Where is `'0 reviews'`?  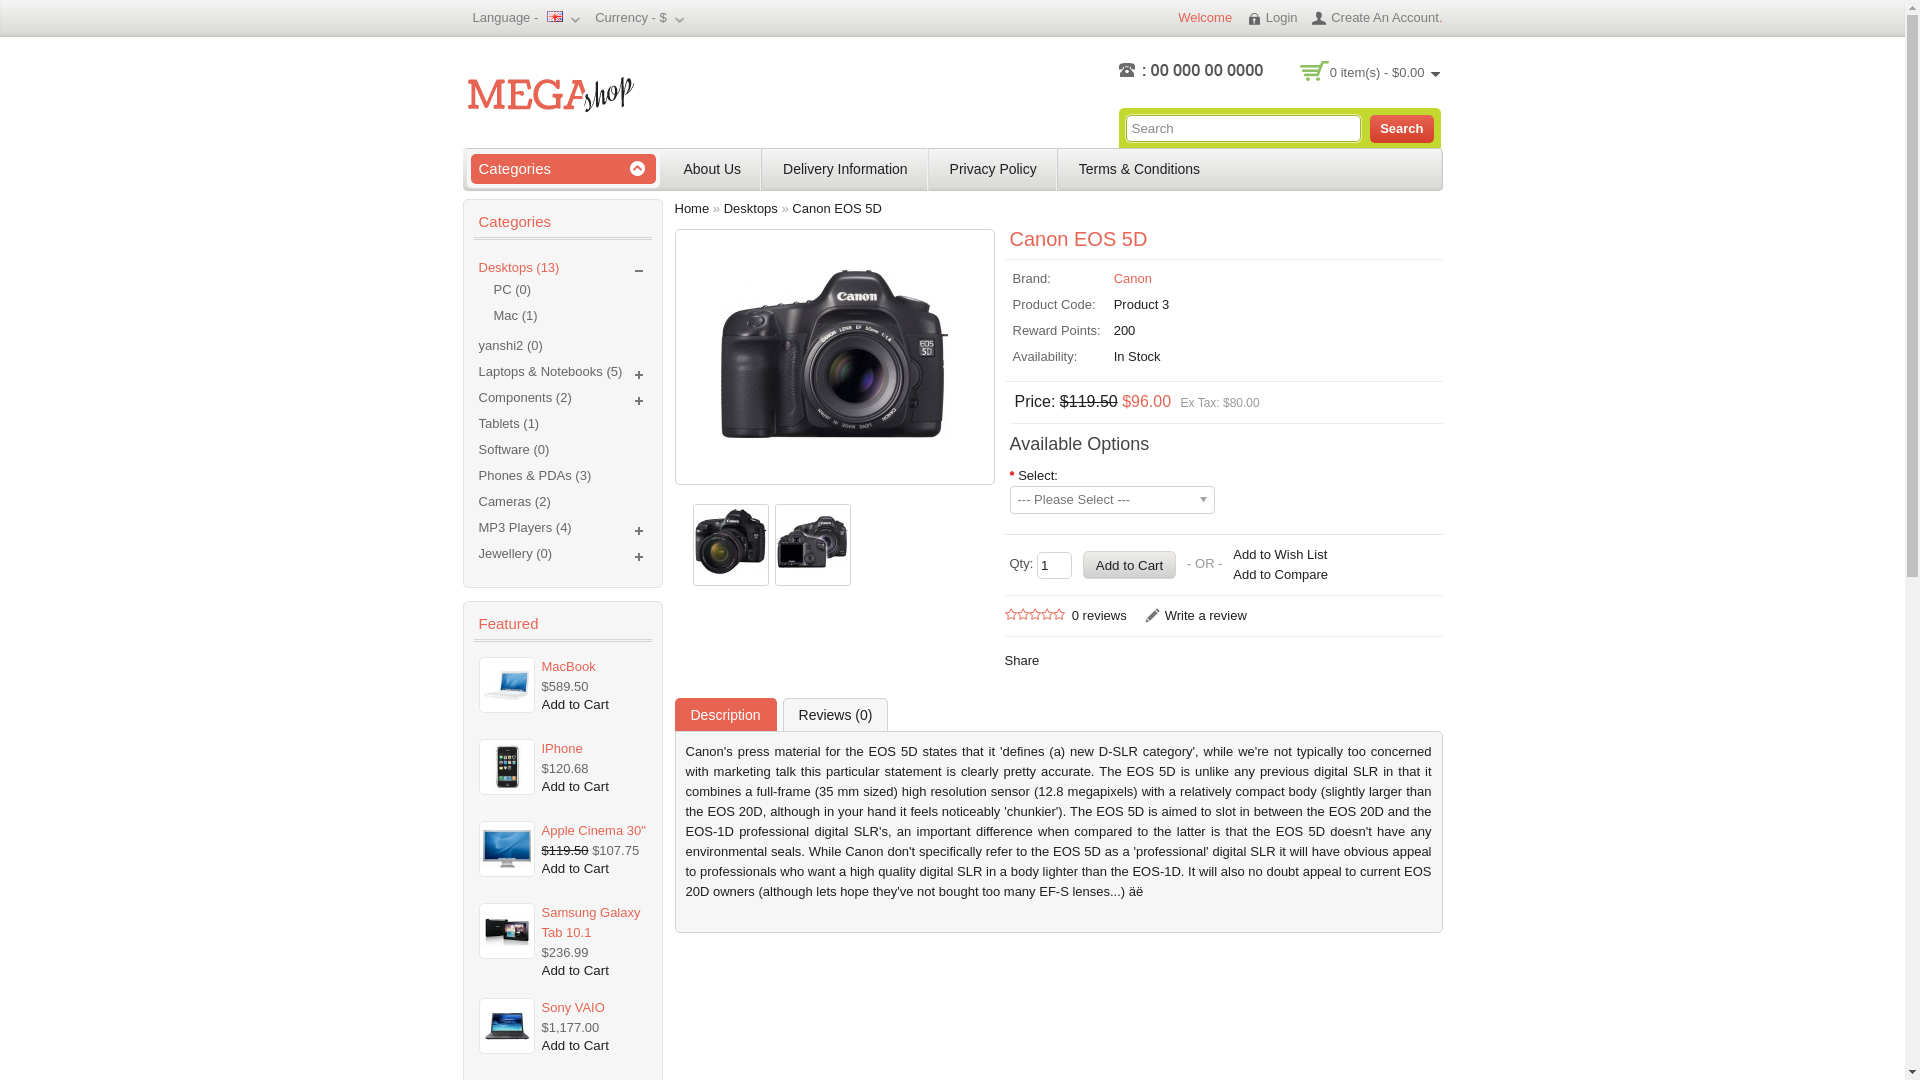
'0 reviews' is located at coordinates (1098, 614).